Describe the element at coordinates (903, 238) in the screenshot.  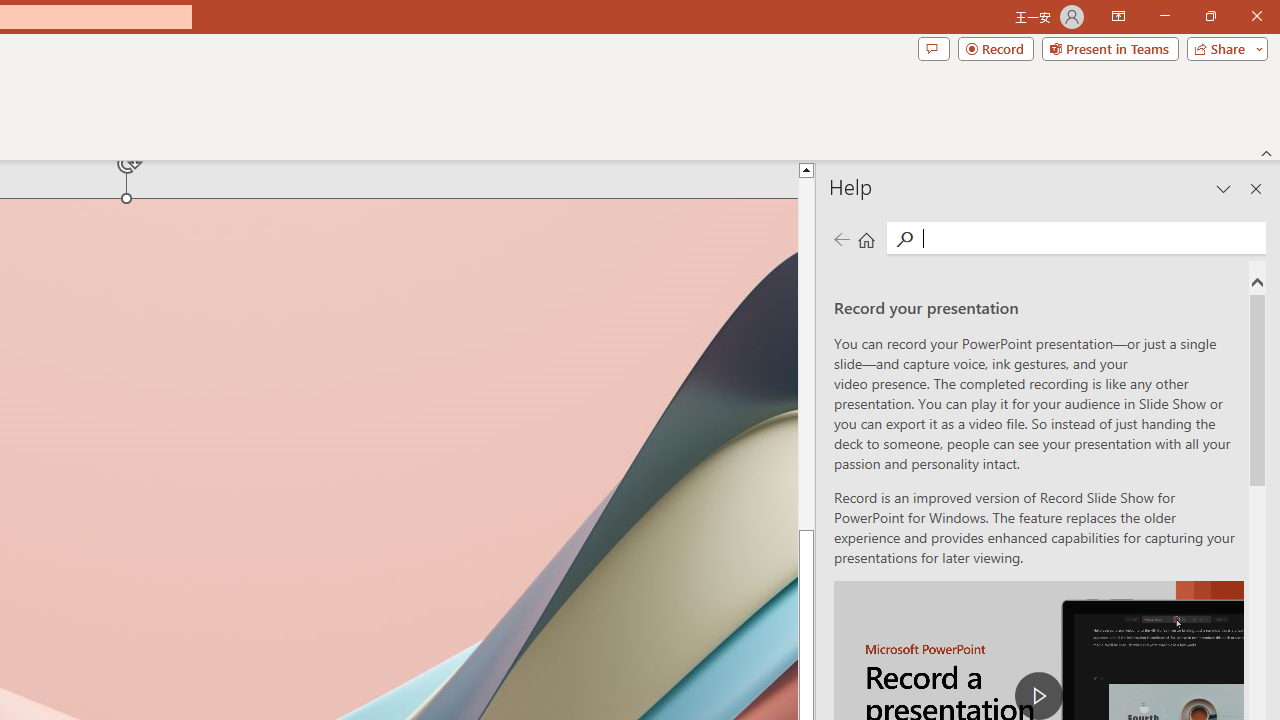
I see `'Search'` at that location.